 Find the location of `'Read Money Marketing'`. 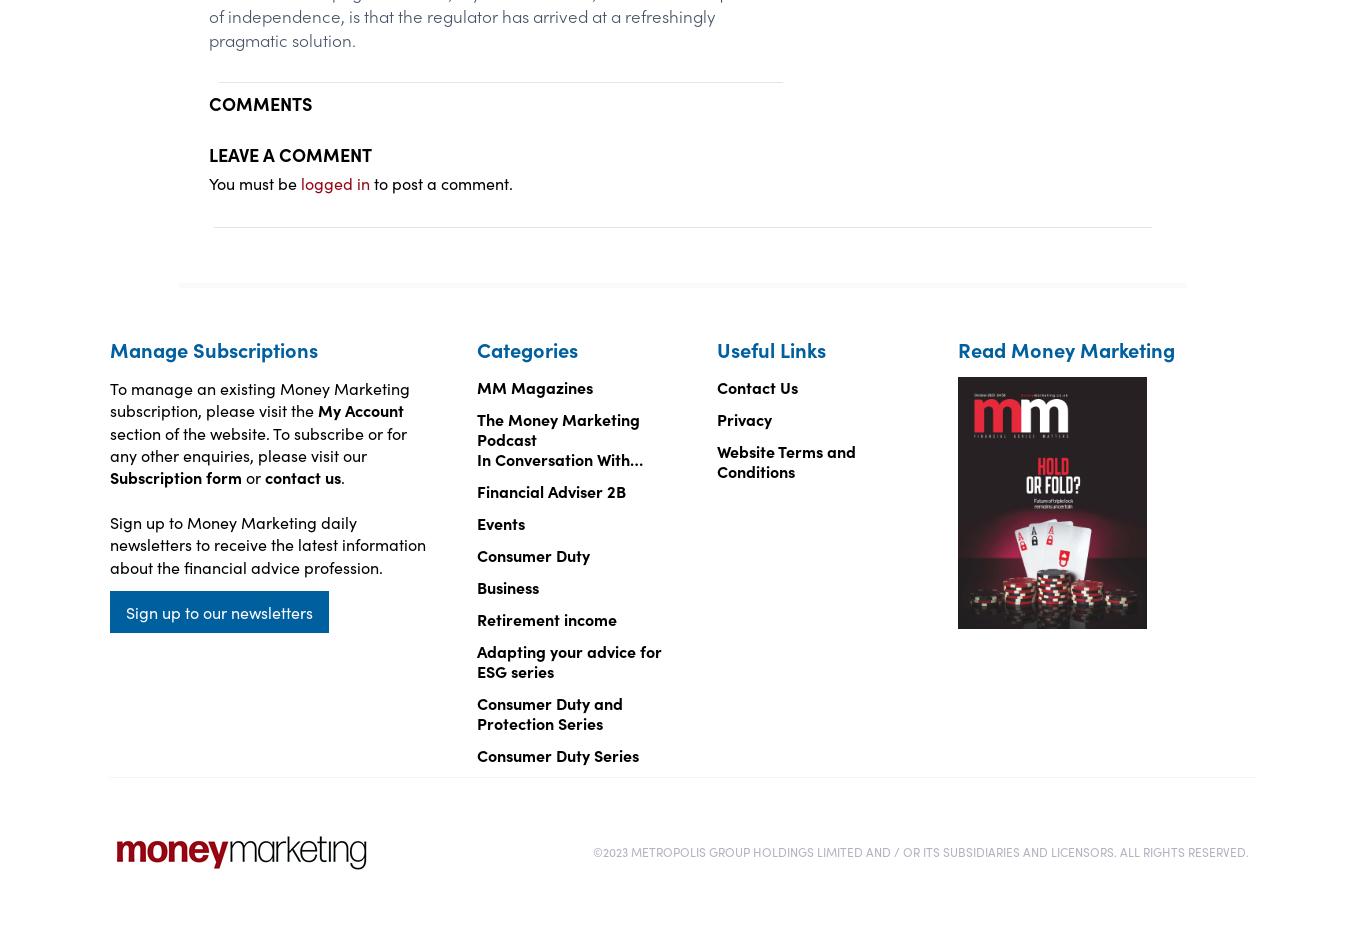

'Read Money Marketing' is located at coordinates (1064, 348).